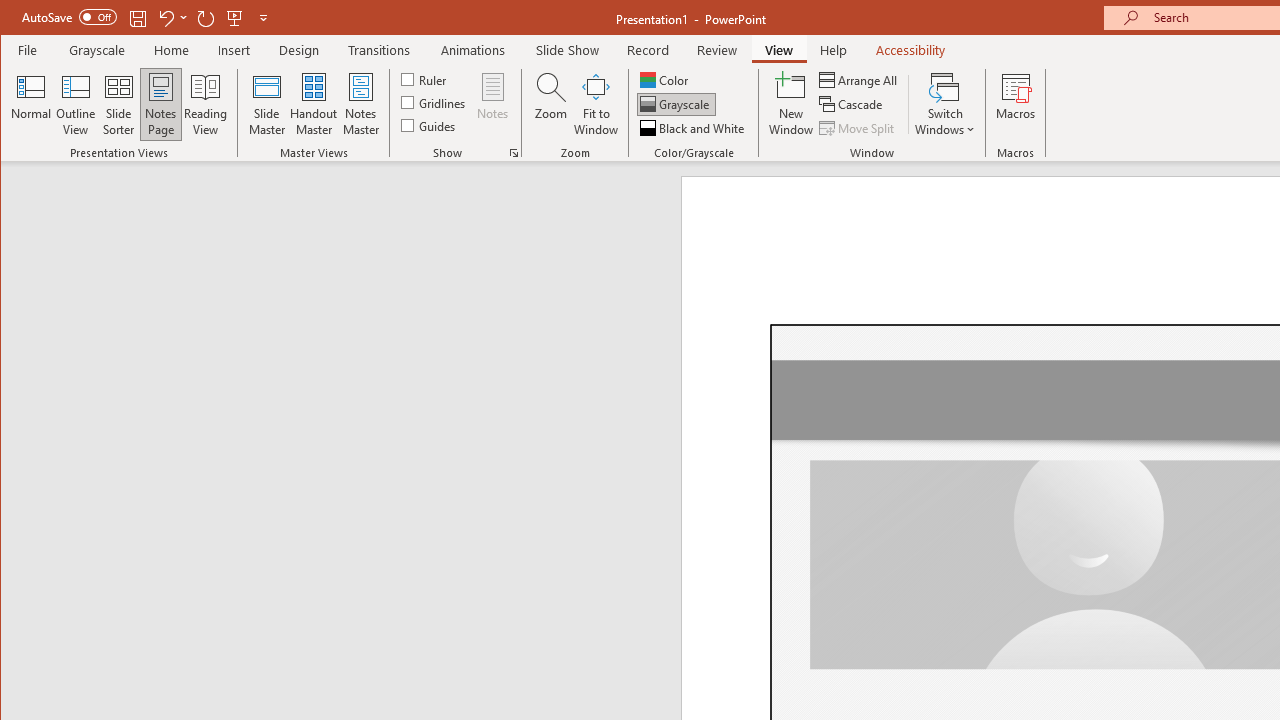 This screenshot has height=720, width=1280. I want to click on 'Ruler', so click(424, 78).